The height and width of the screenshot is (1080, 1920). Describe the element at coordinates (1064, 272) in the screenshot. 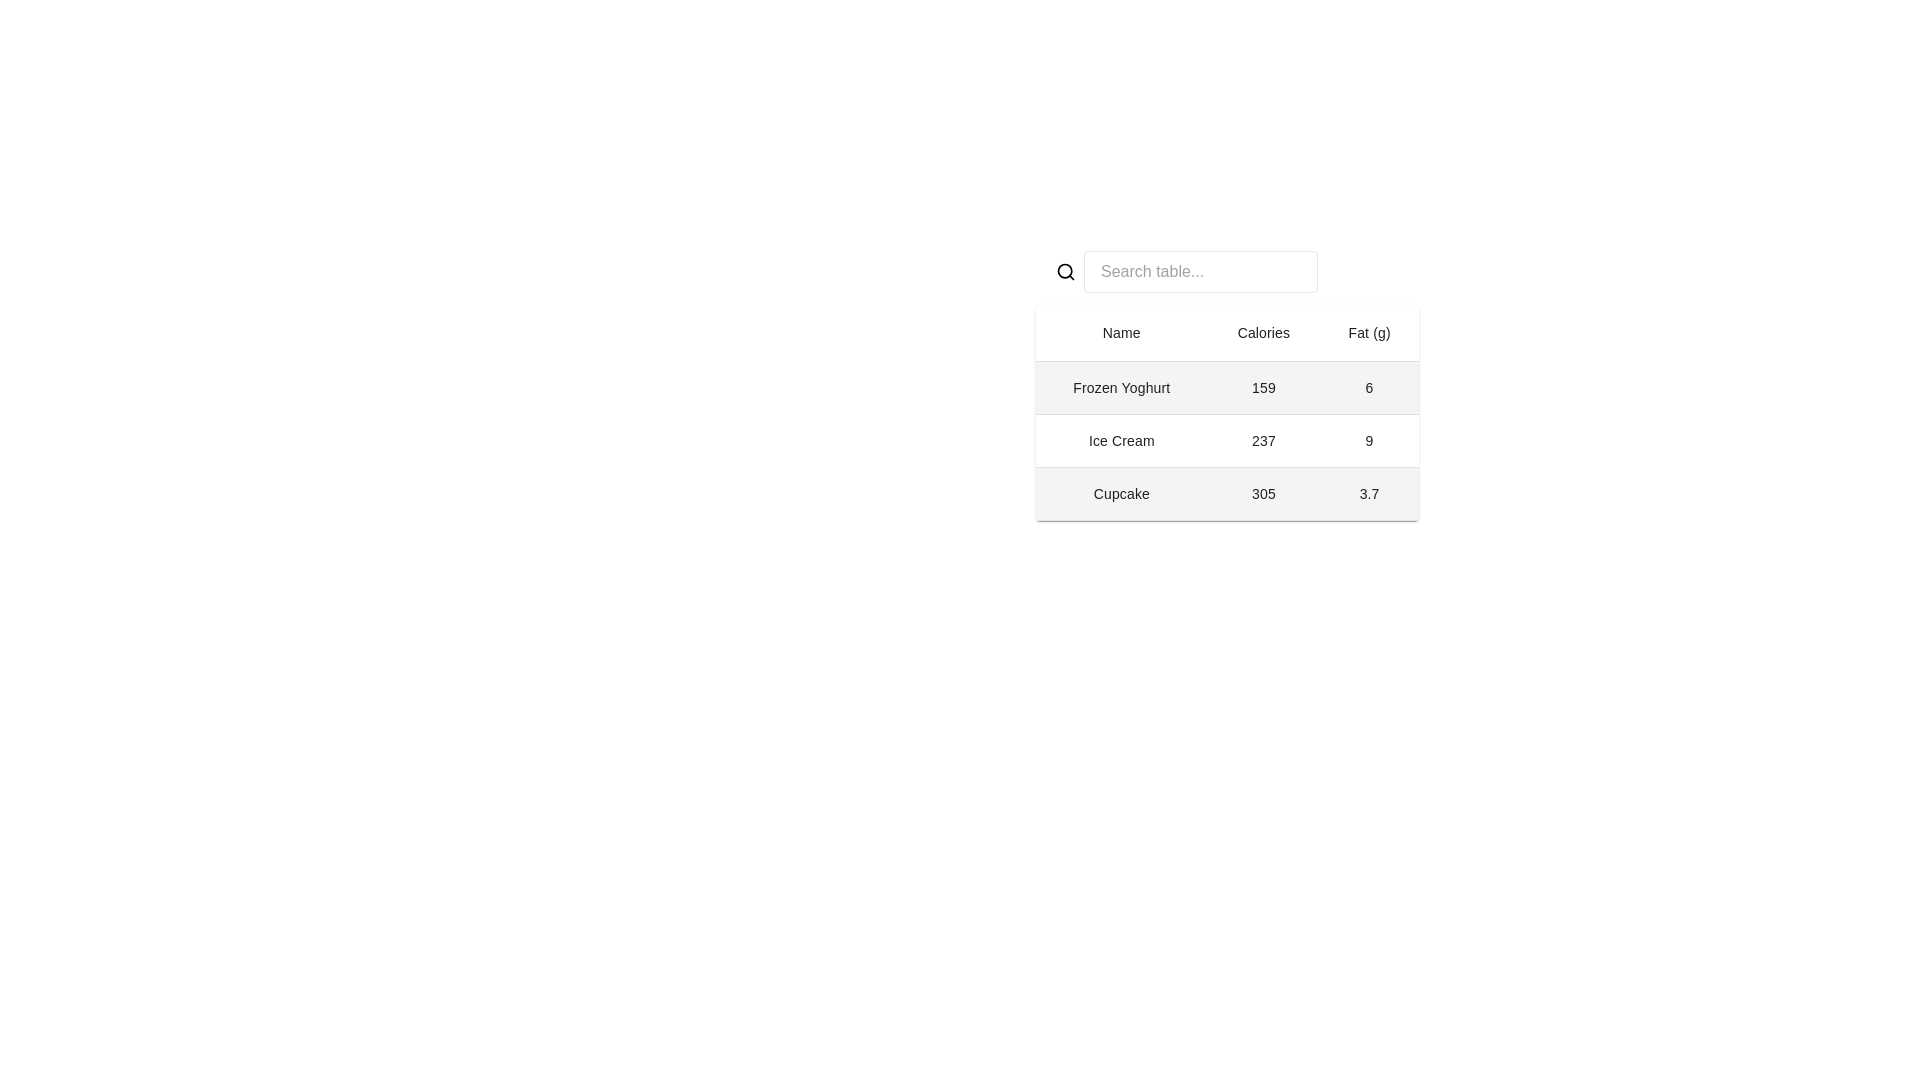

I see `the search icon, which is a small magnifying glass icon positioned to the left of the search input box with the placeholder 'Search table...'` at that location.